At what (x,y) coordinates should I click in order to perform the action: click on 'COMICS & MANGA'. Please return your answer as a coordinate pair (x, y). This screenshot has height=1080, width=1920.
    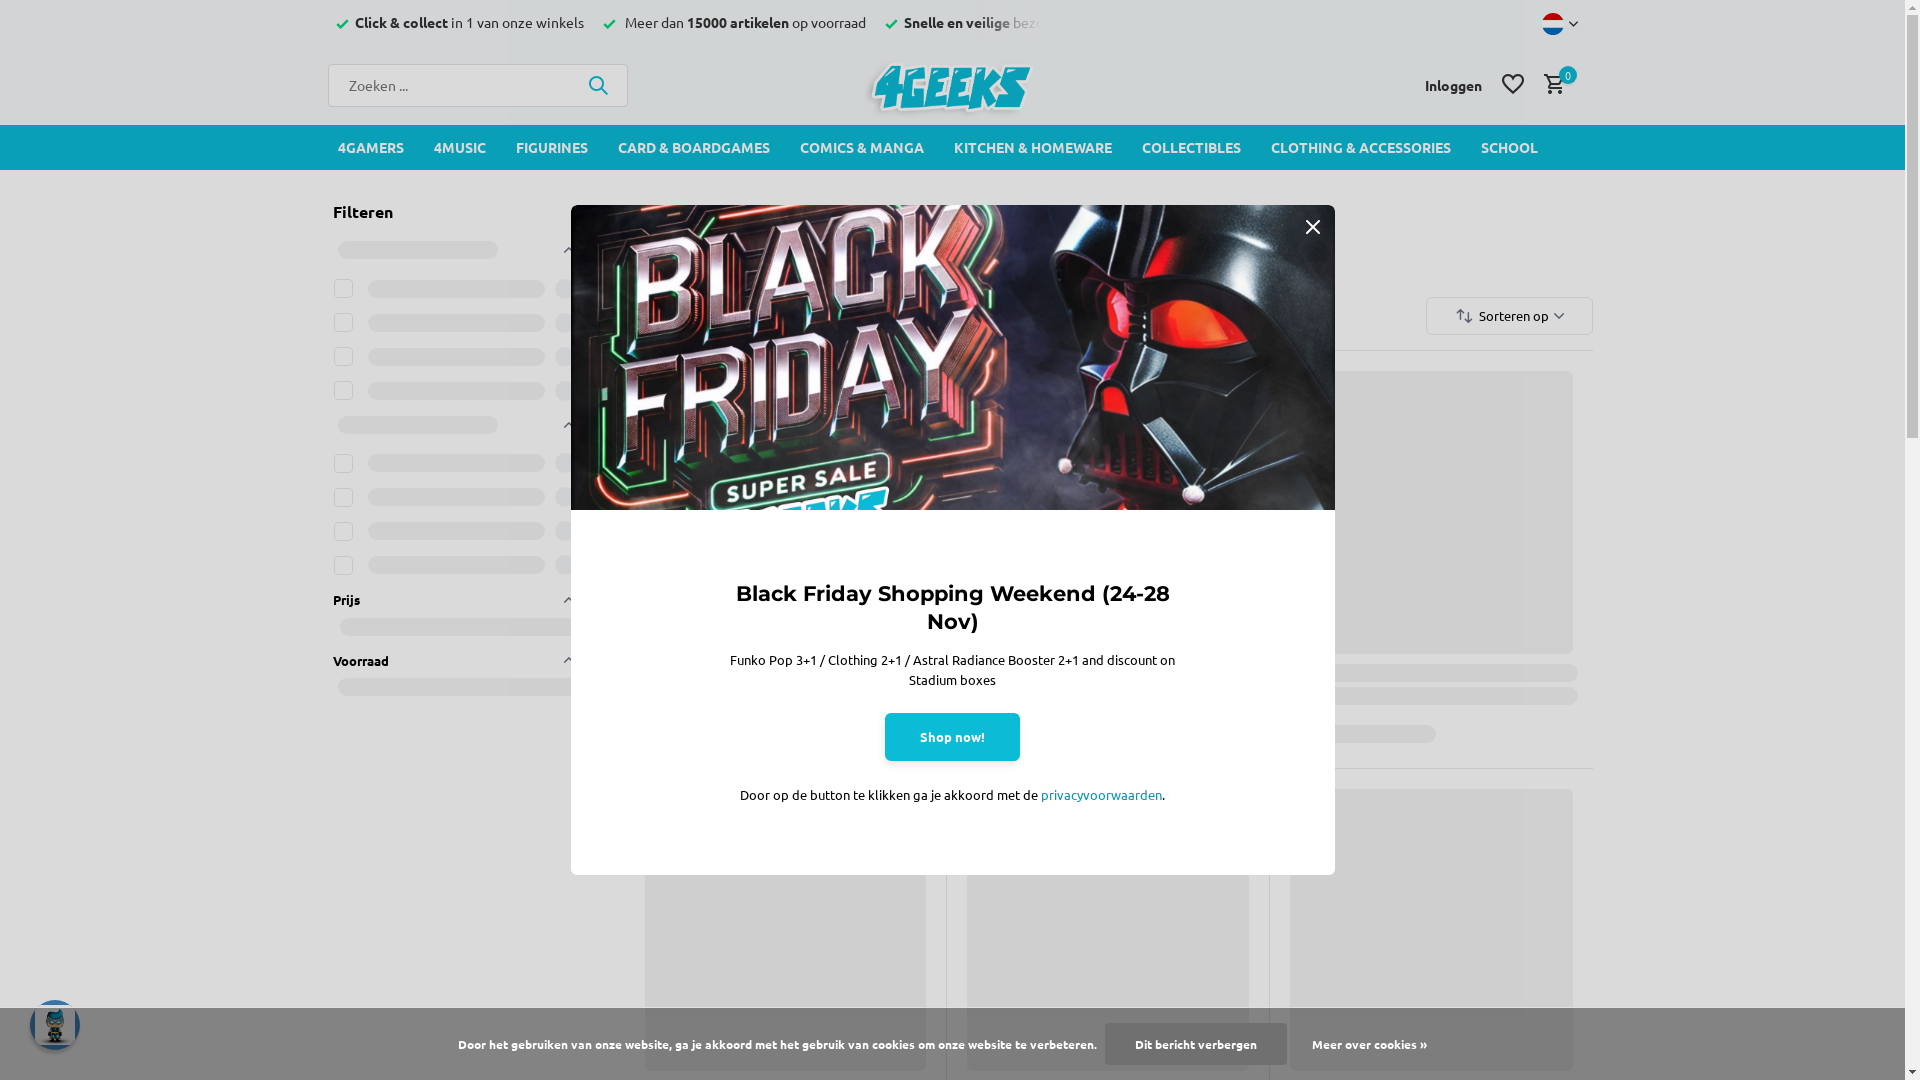
    Looking at the image, I should click on (862, 146).